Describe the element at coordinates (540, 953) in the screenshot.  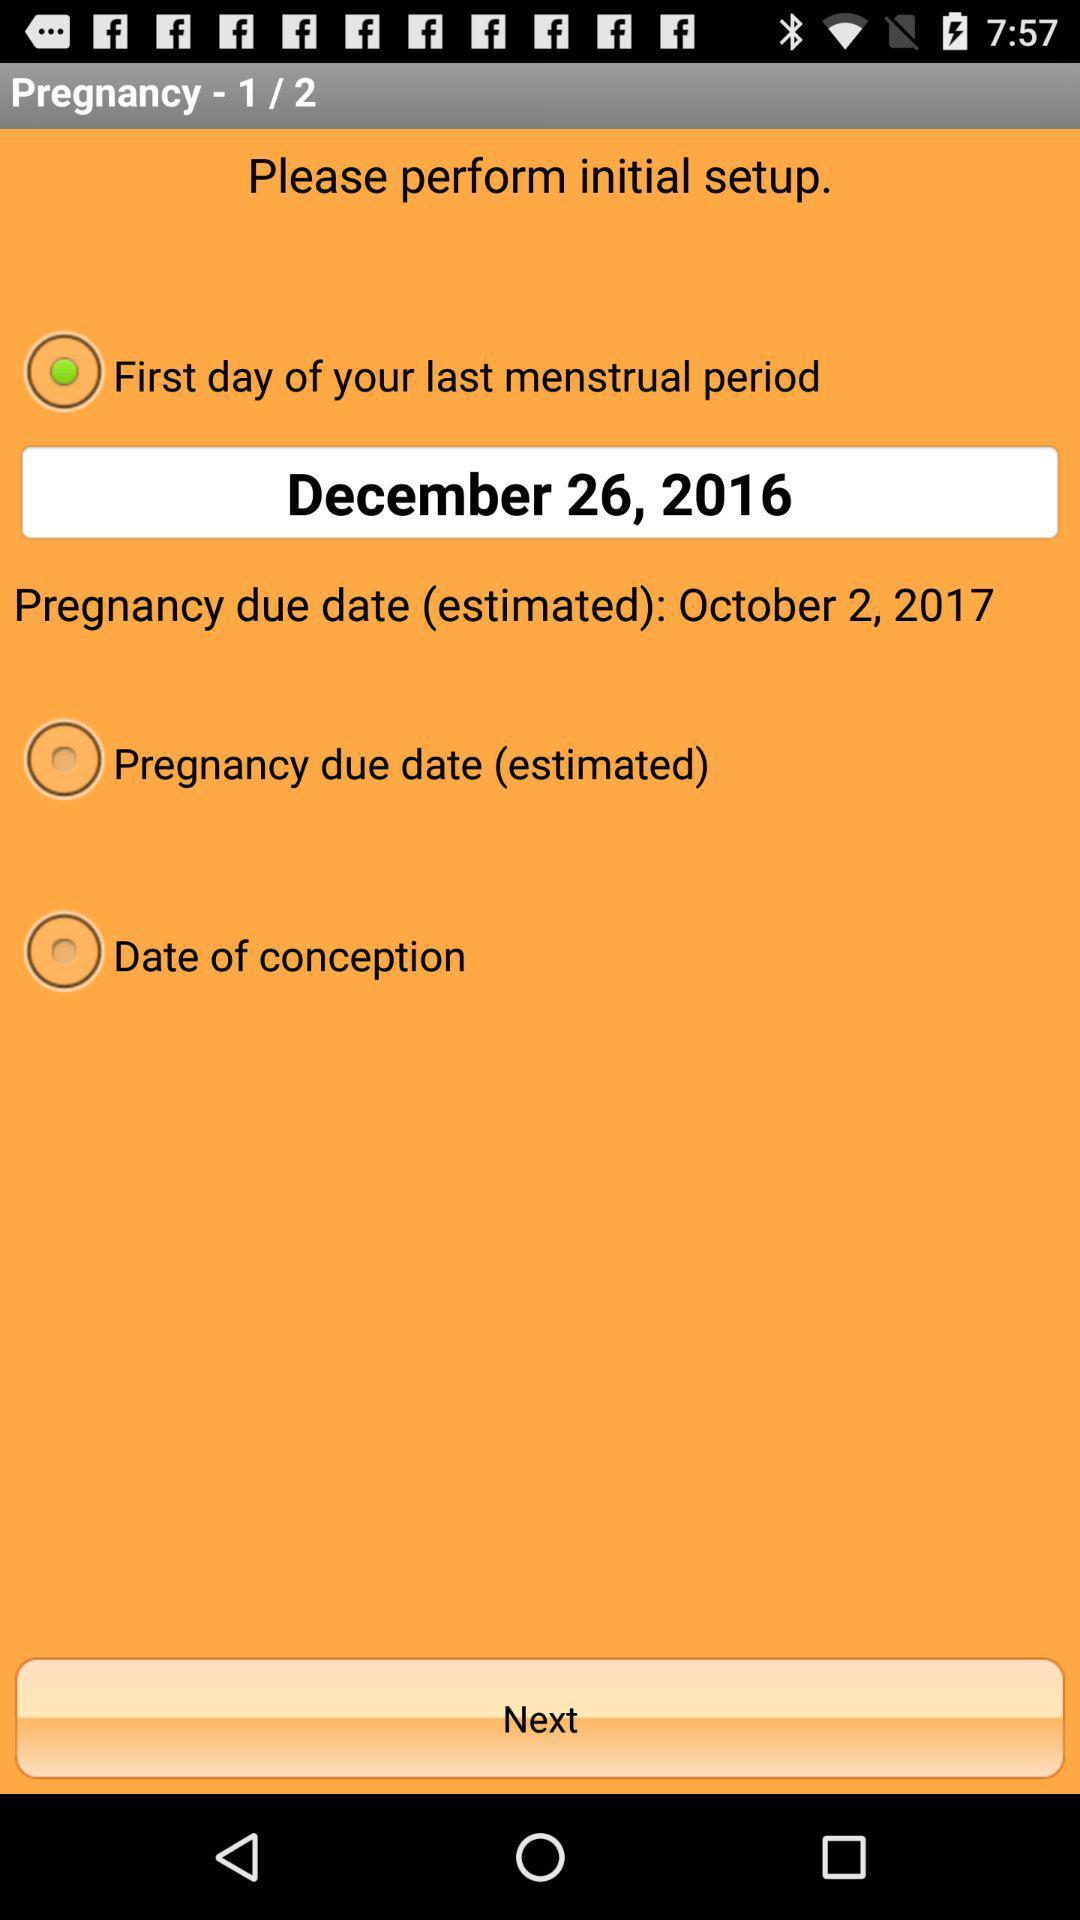
I see `the radio button below the pregnancy due date icon` at that location.